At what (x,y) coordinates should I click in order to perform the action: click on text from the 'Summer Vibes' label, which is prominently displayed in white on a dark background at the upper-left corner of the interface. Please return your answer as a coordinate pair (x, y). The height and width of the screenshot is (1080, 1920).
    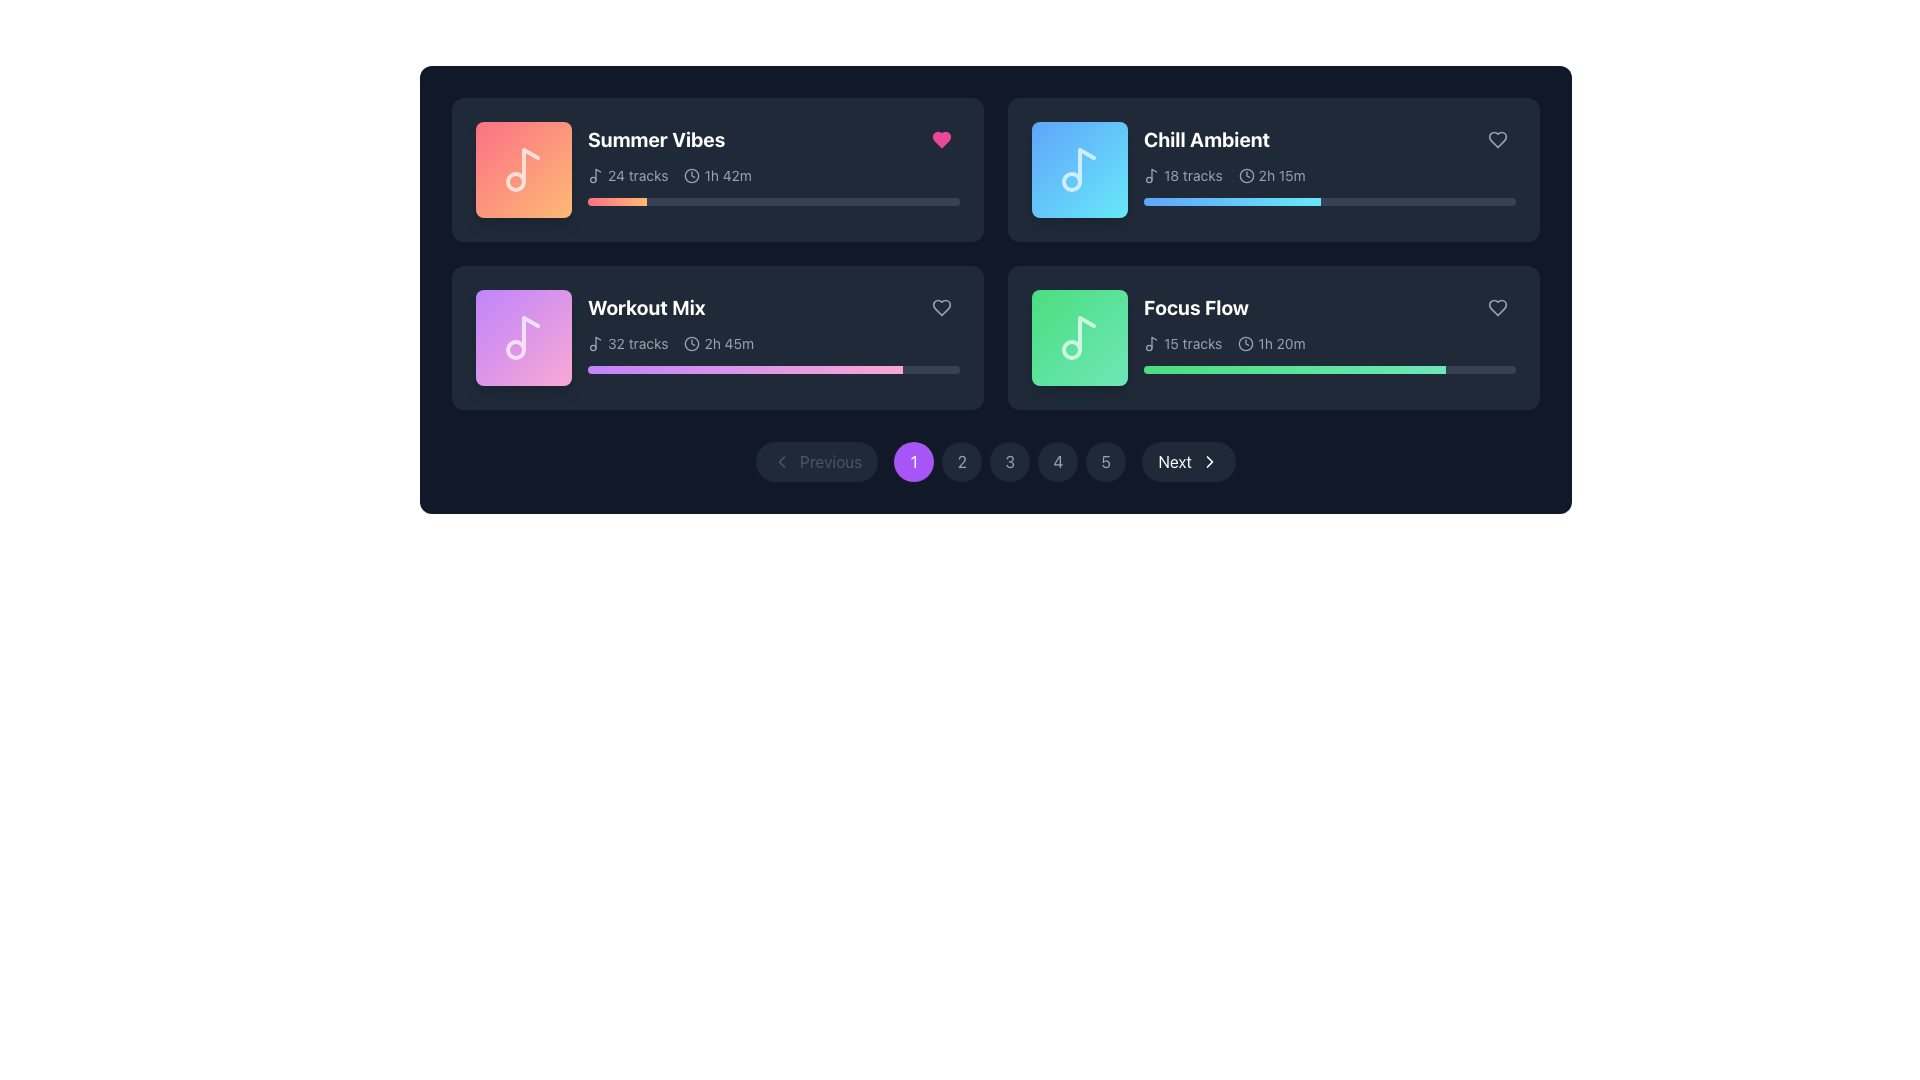
    Looking at the image, I should click on (656, 138).